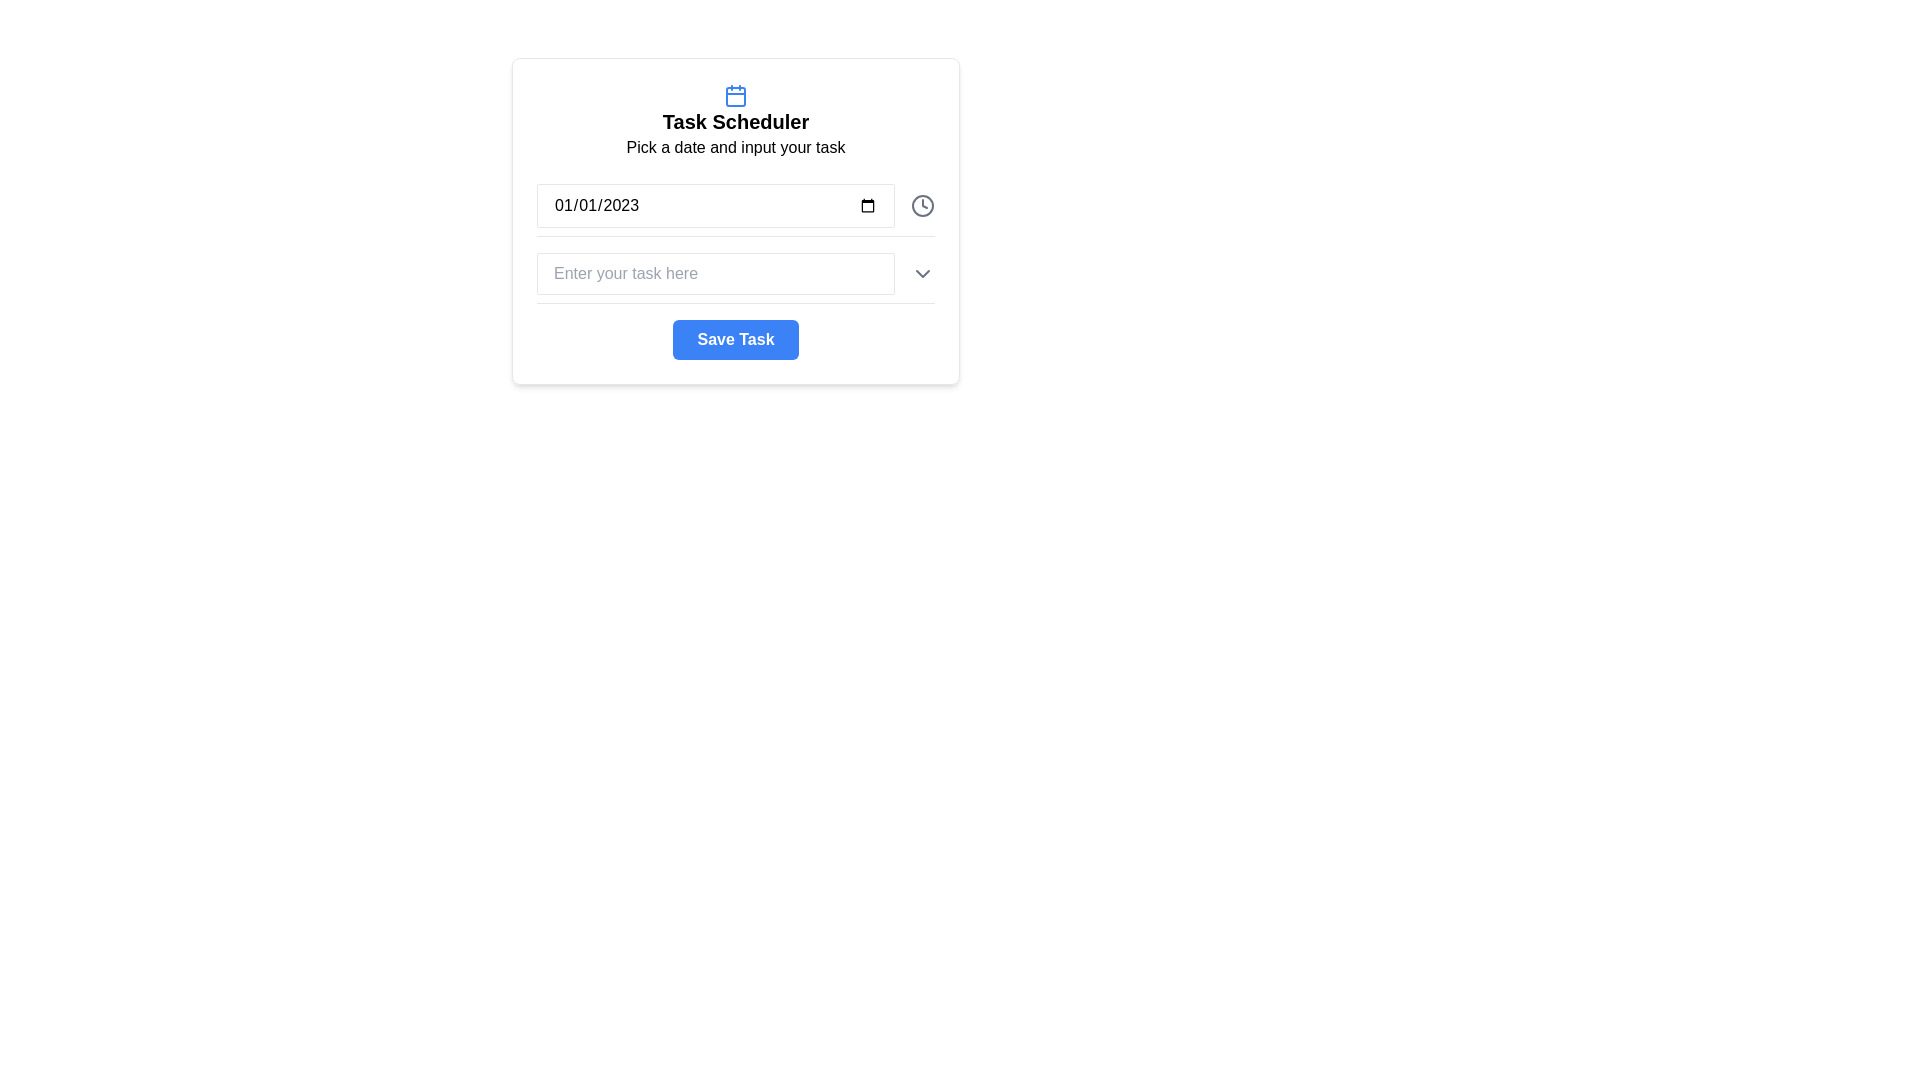 The image size is (1920, 1080). What do you see at coordinates (921, 204) in the screenshot?
I see `the clock icon located to the right of the date input field` at bounding box center [921, 204].